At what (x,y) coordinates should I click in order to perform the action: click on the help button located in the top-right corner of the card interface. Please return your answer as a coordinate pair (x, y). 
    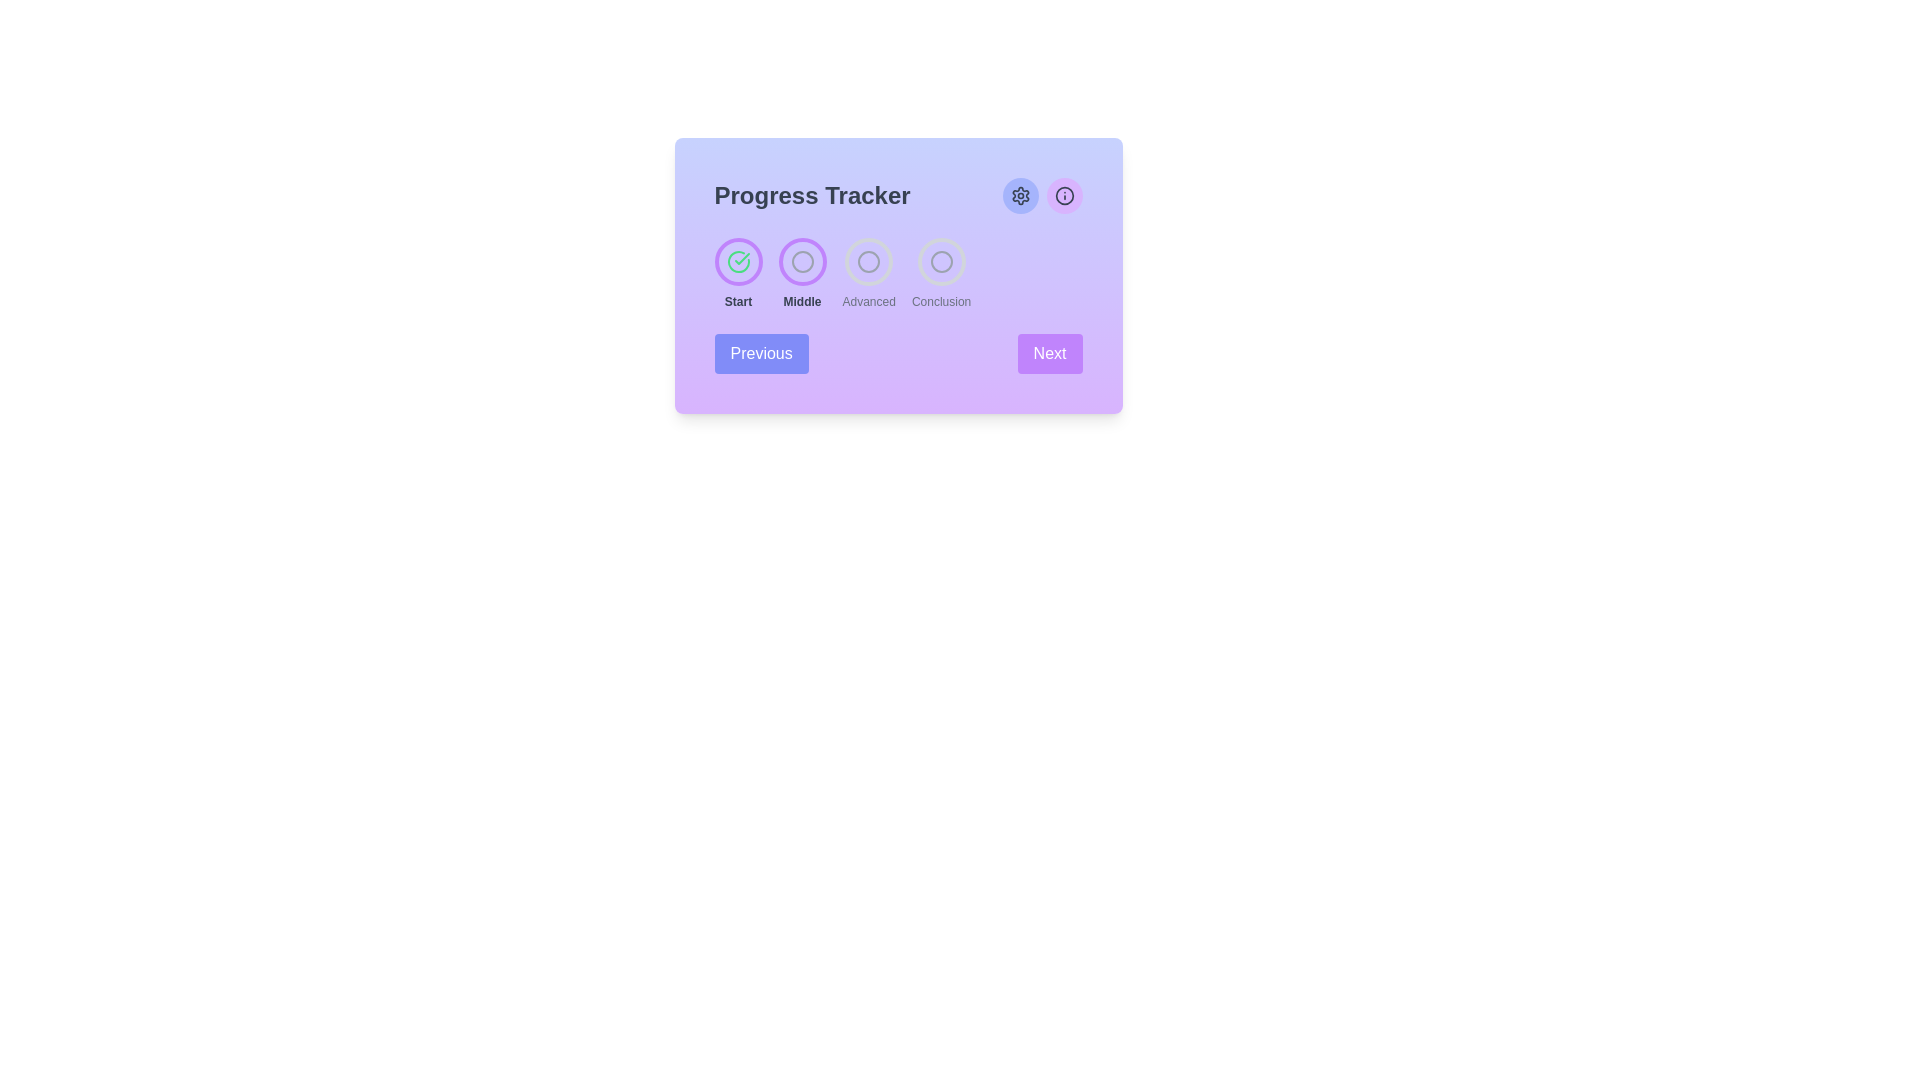
    Looking at the image, I should click on (1063, 196).